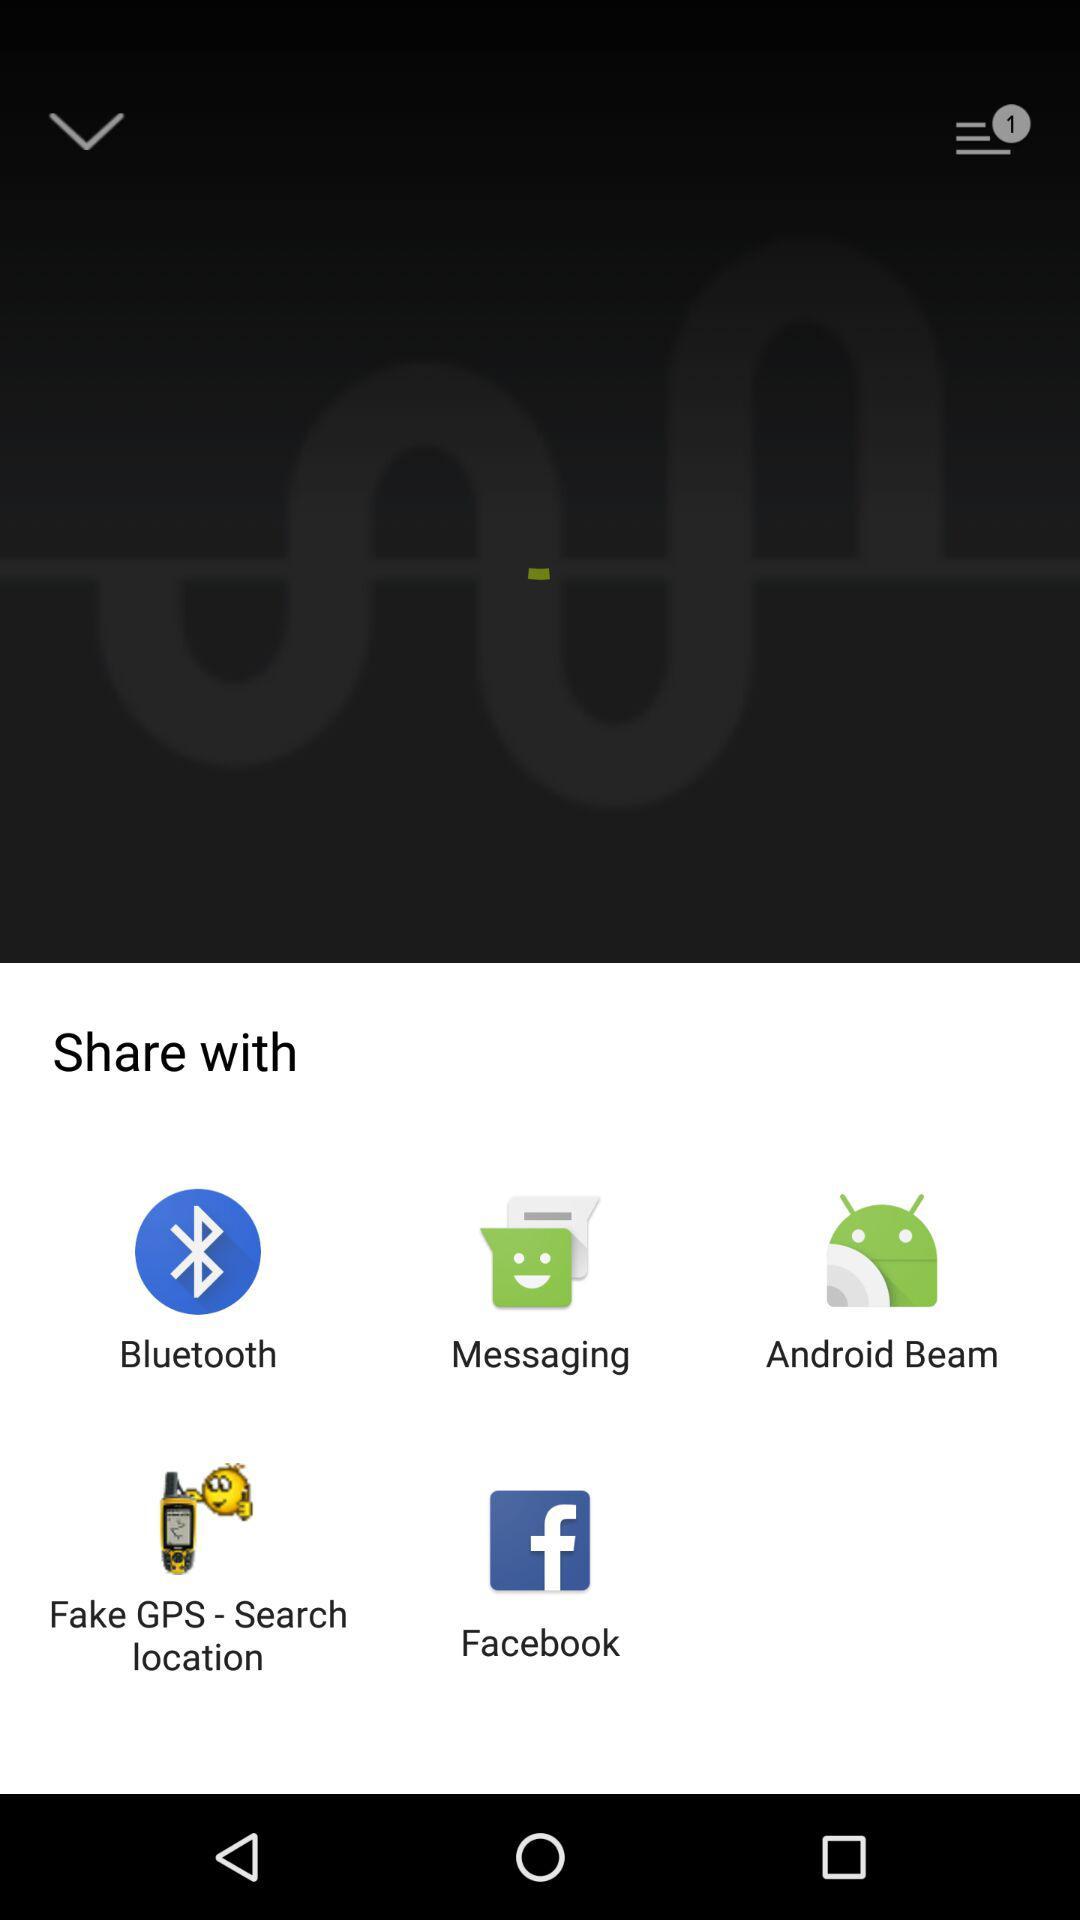 Image resolution: width=1080 pixels, height=1920 pixels. Describe the element at coordinates (198, 1571) in the screenshot. I see `item to the left of the facebook button` at that location.